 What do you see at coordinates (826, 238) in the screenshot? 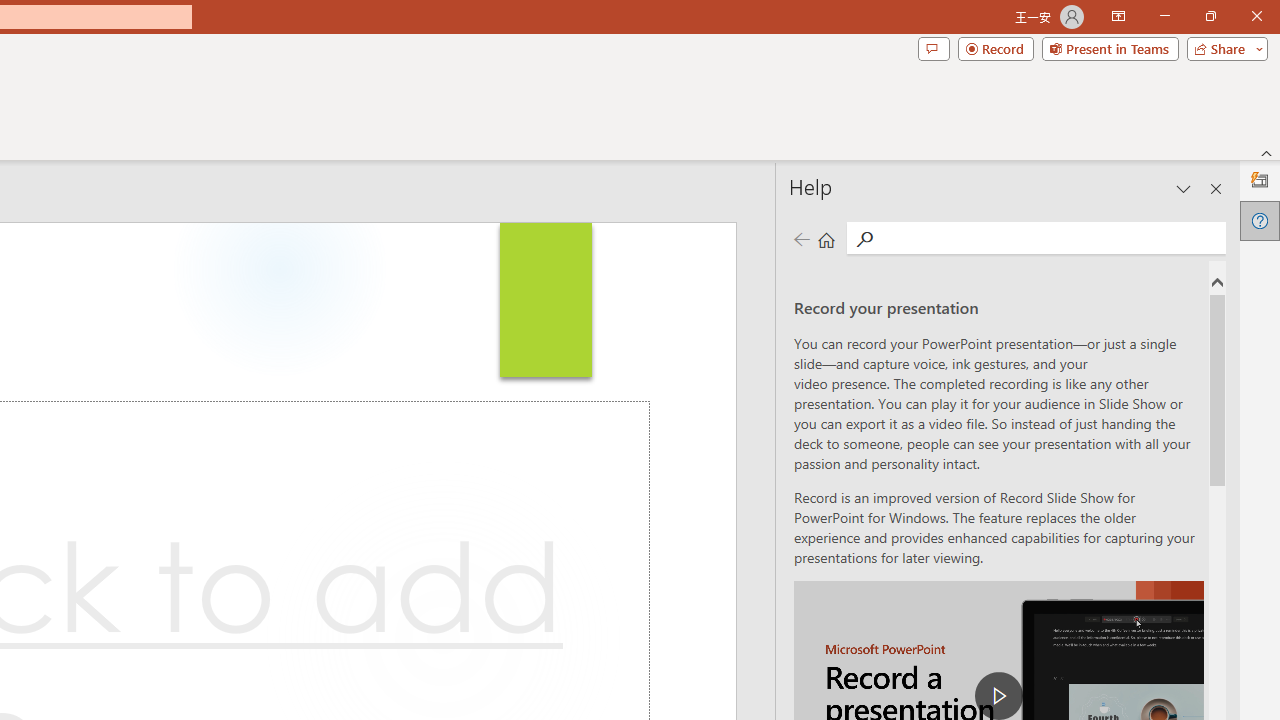
I see `'Home'` at bounding box center [826, 238].